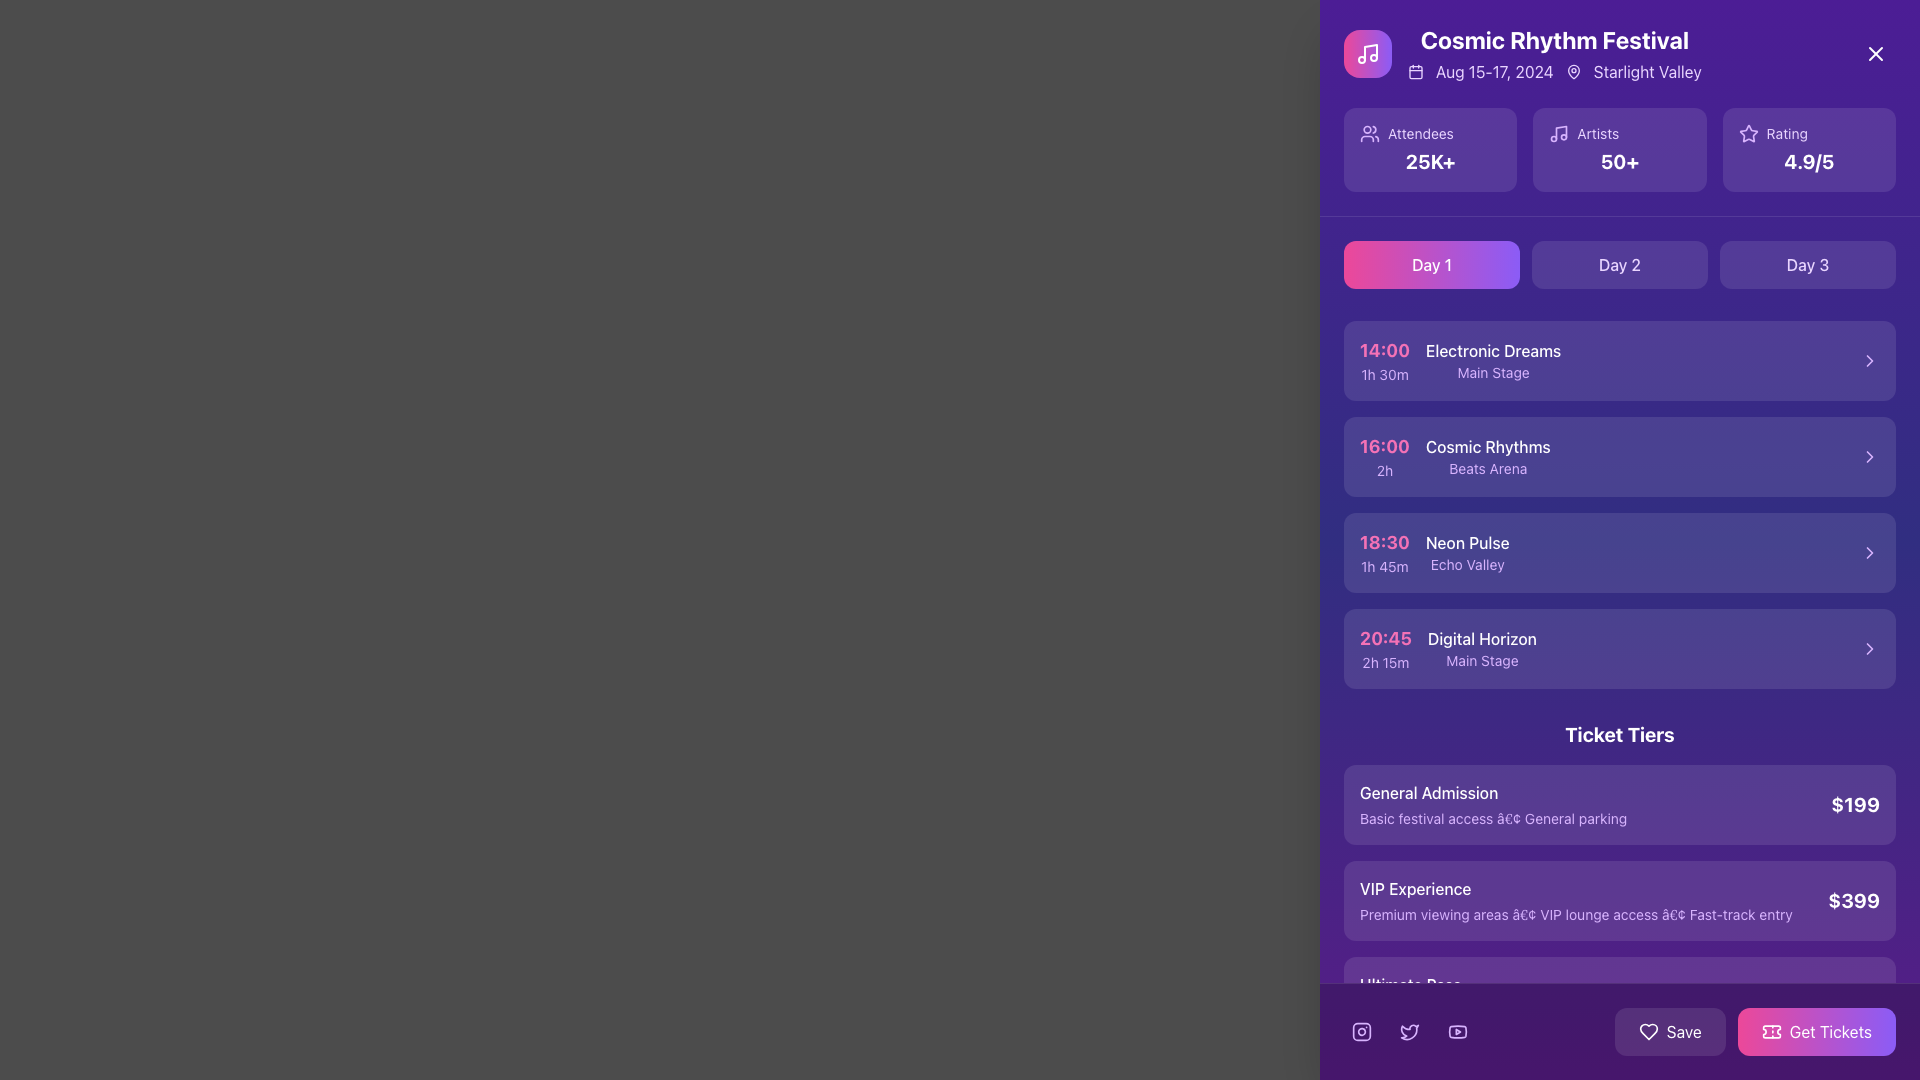  What do you see at coordinates (1368, 134) in the screenshot?
I see `the attendees icon located in the 'Attendees' section, positioned to the left of the textual representation of the number of attendees` at bounding box center [1368, 134].